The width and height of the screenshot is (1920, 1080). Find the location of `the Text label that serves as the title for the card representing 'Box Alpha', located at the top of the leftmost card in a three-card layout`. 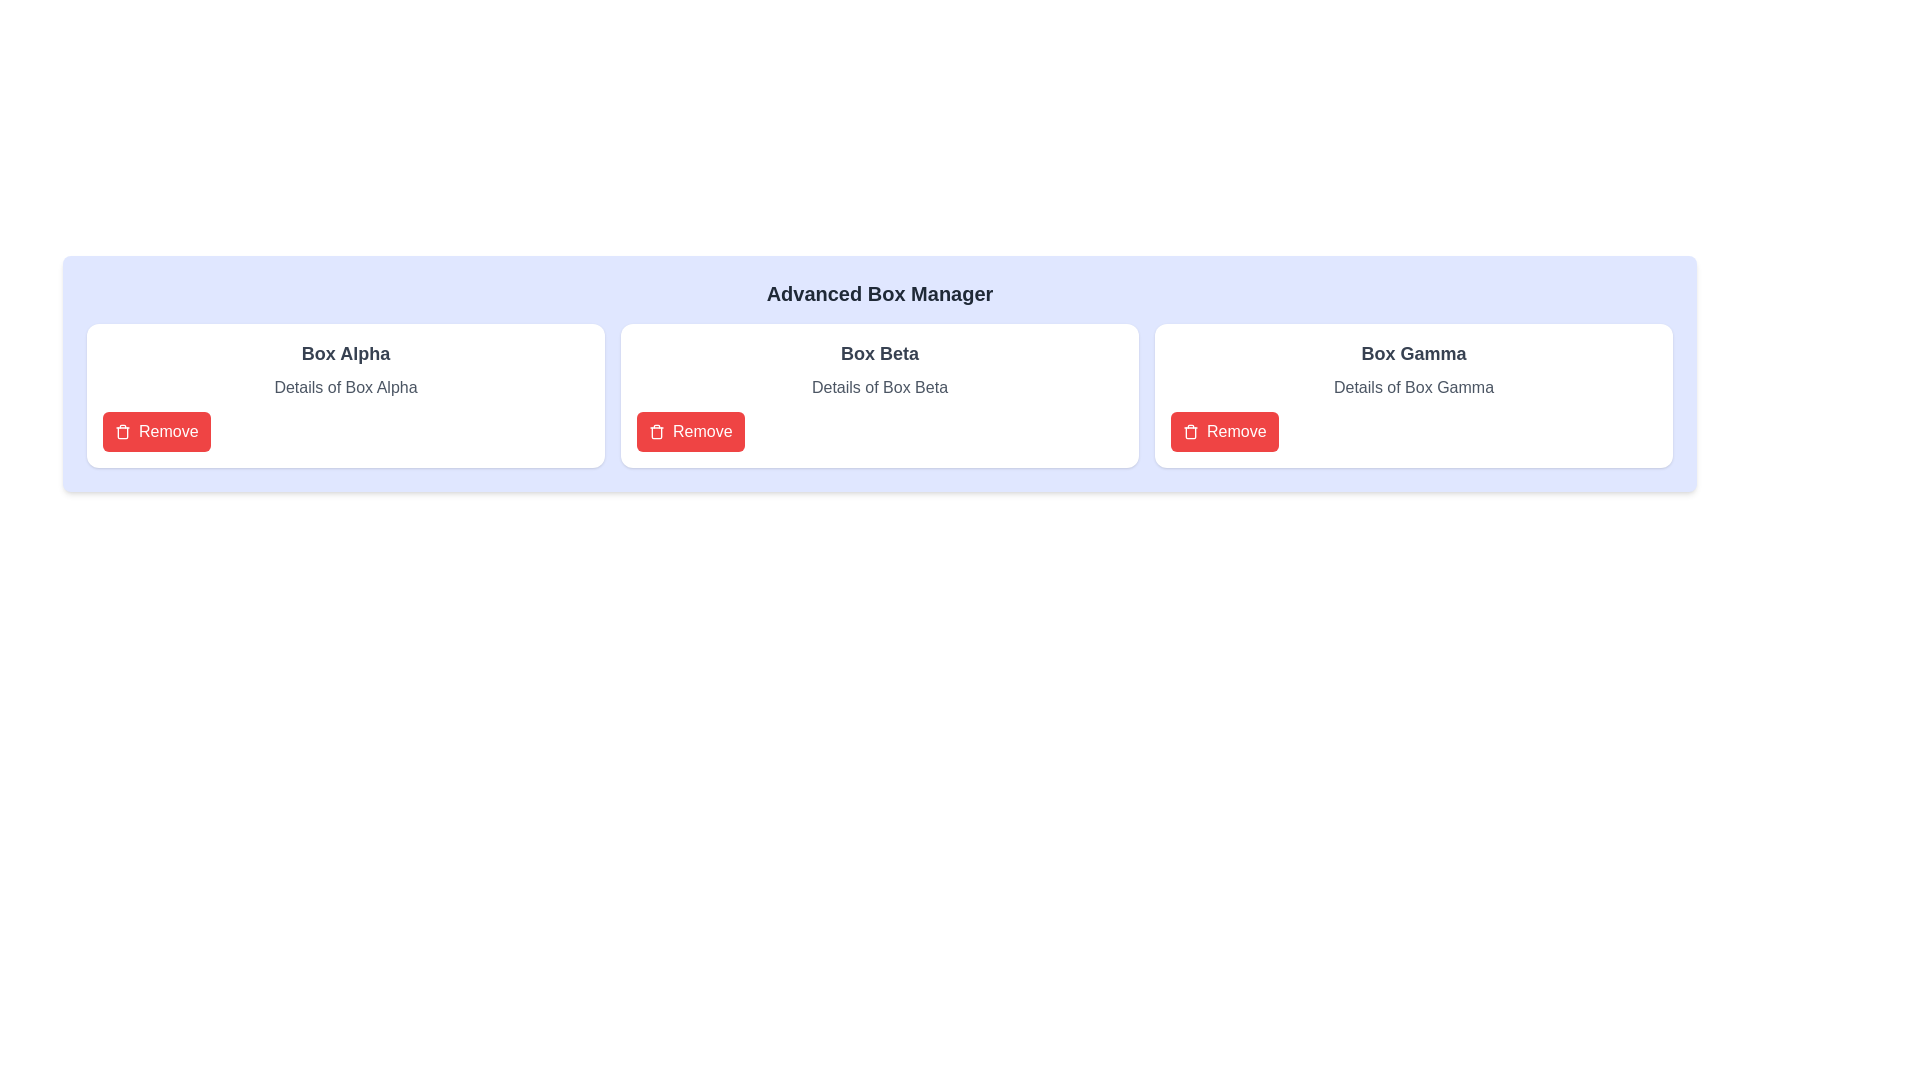

the Text label that serves as the title for the card representing 'Box Alpha', located at the top of the leftmost card in a three-card layout is located at coordinates (345, 353).